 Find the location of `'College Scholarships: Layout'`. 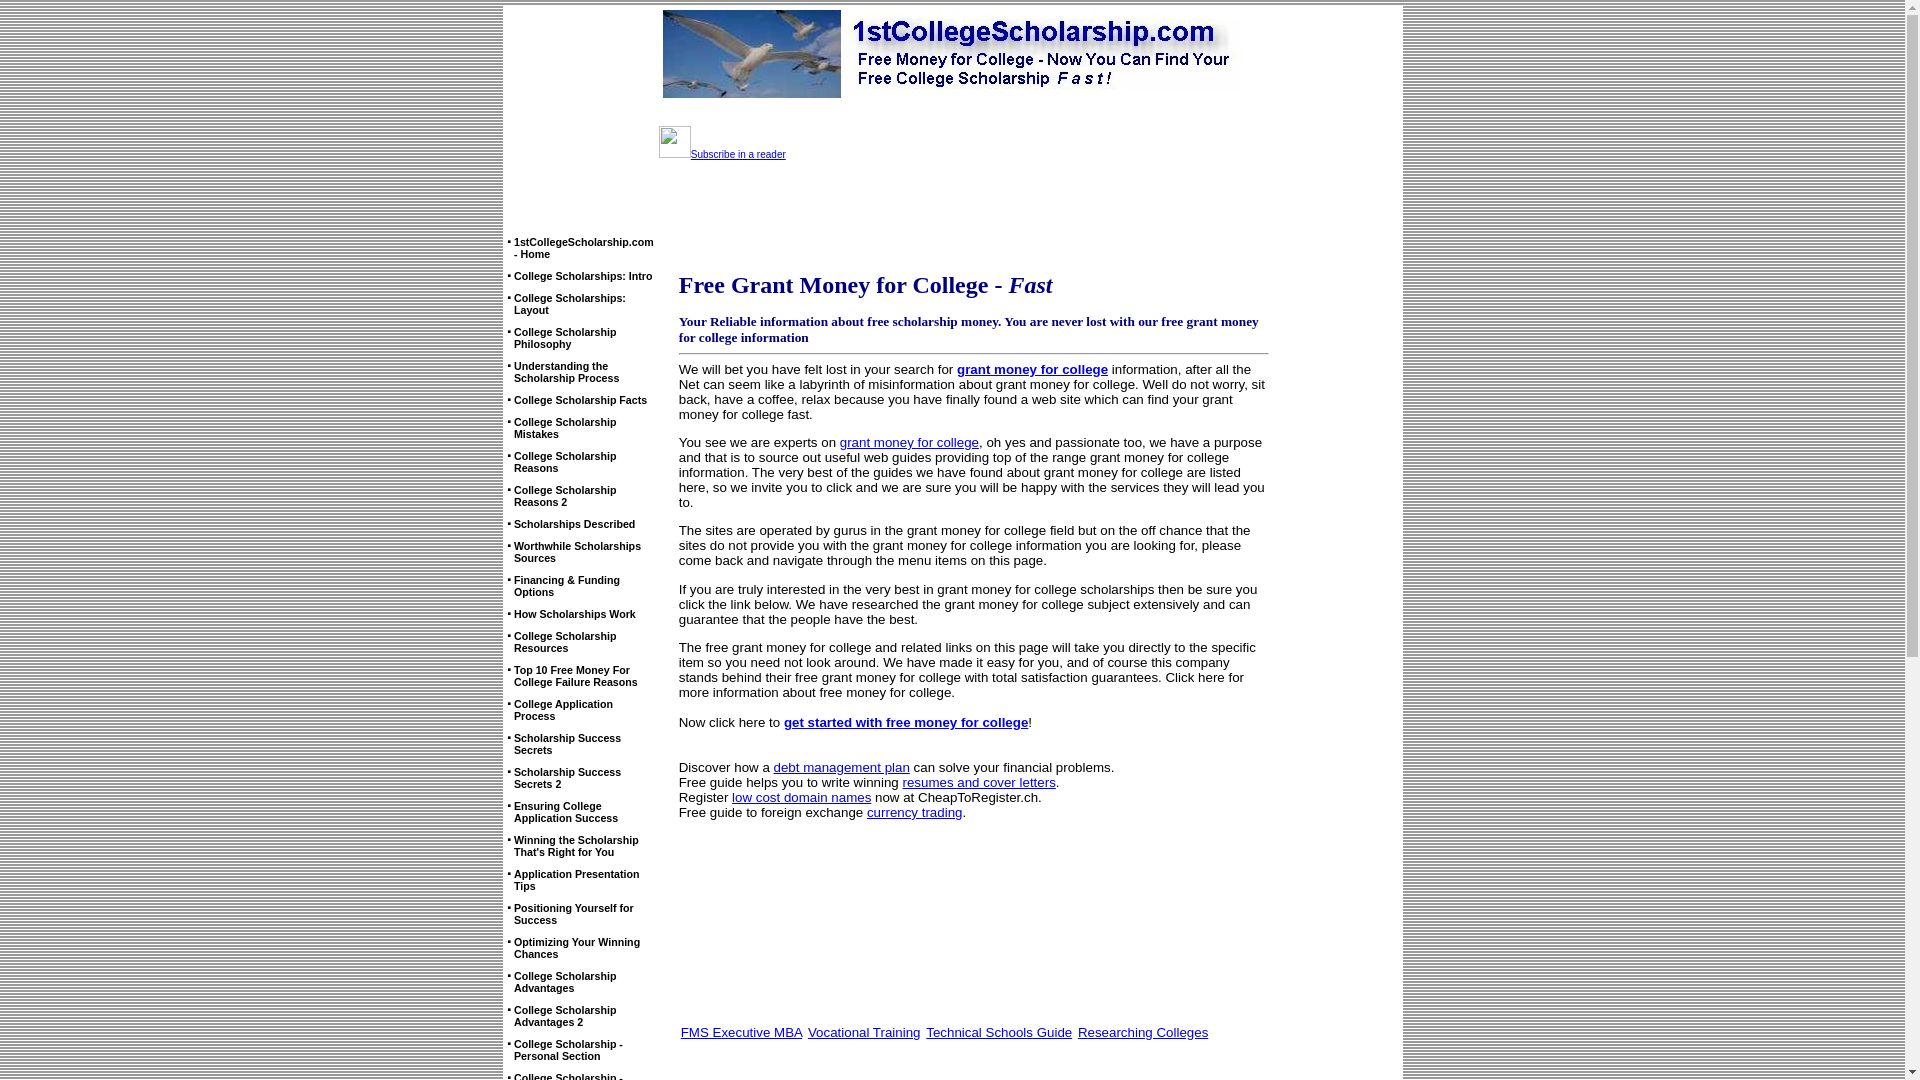

'College Scholarships: Layout' is located at coordinates (569, 304).